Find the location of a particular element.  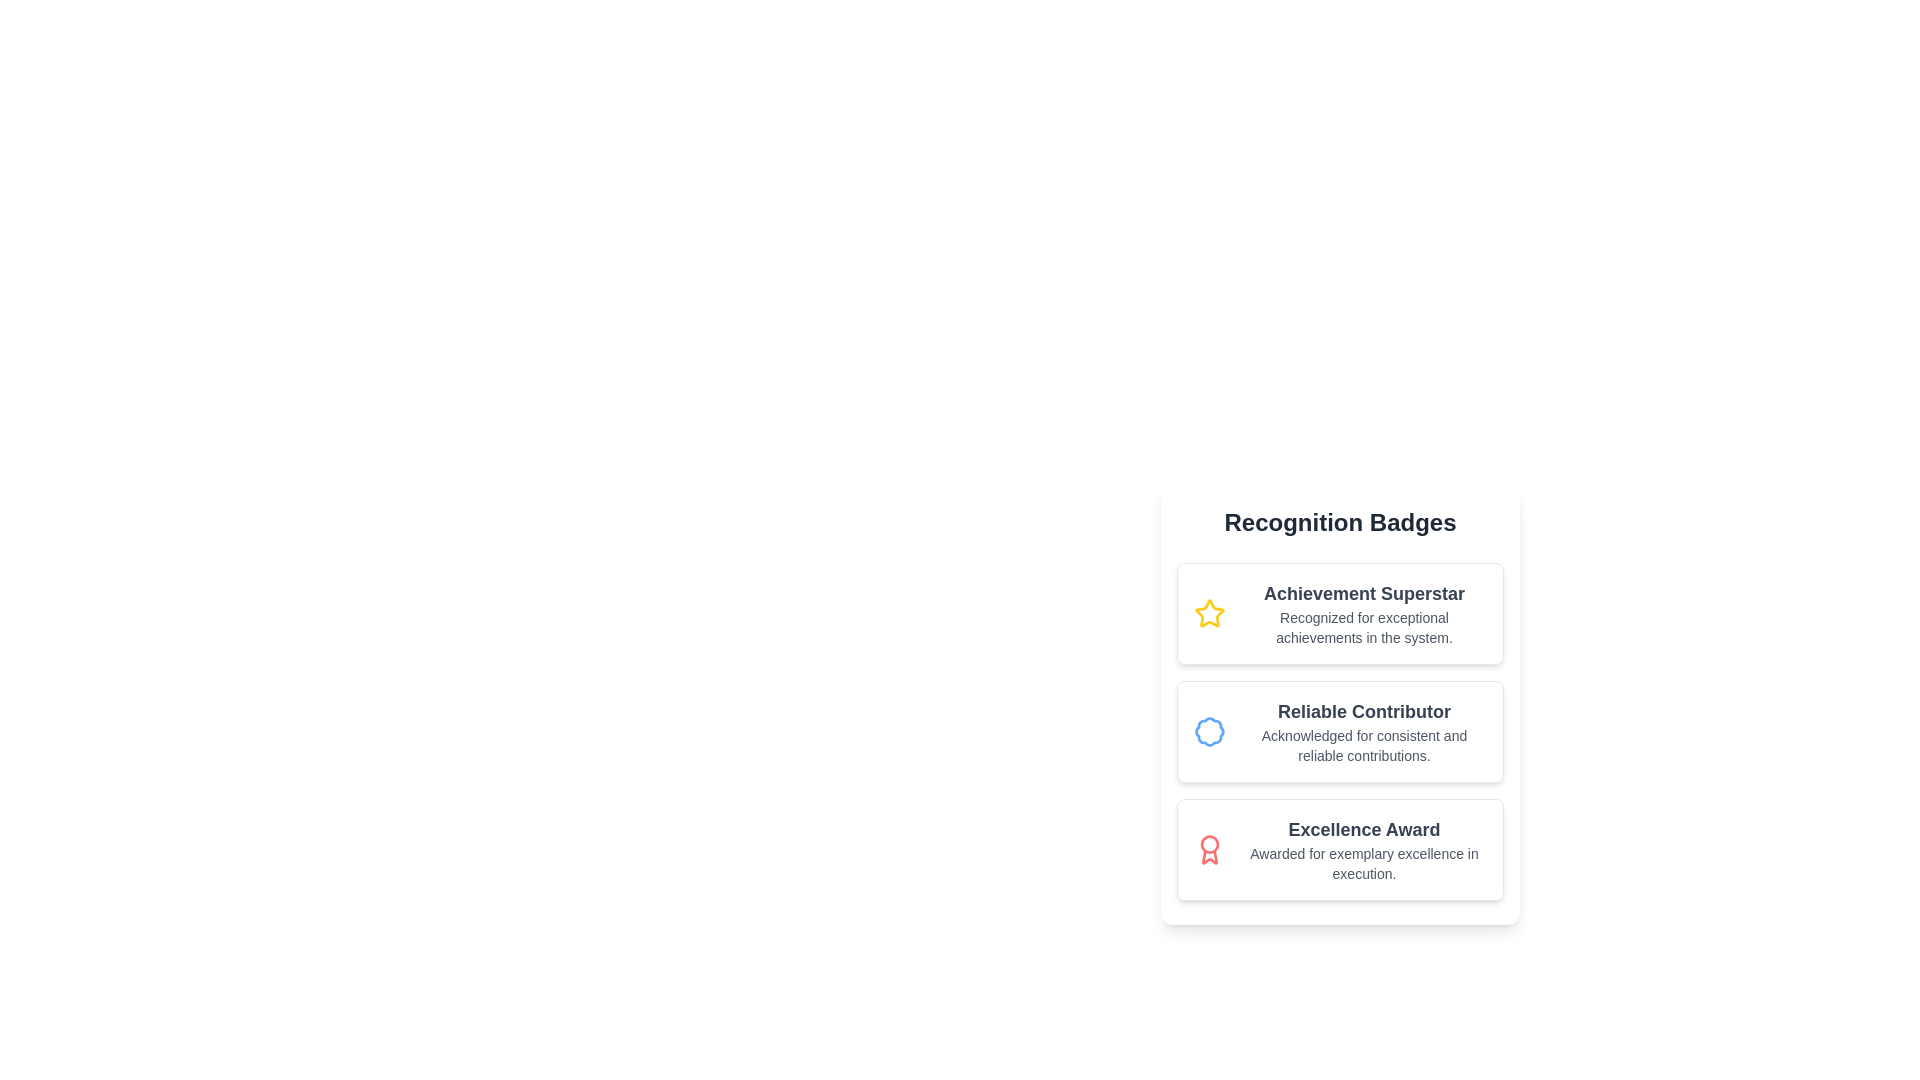

the badge icon representing 'Reliable Contributor' is located at coordinates (1208, 732).